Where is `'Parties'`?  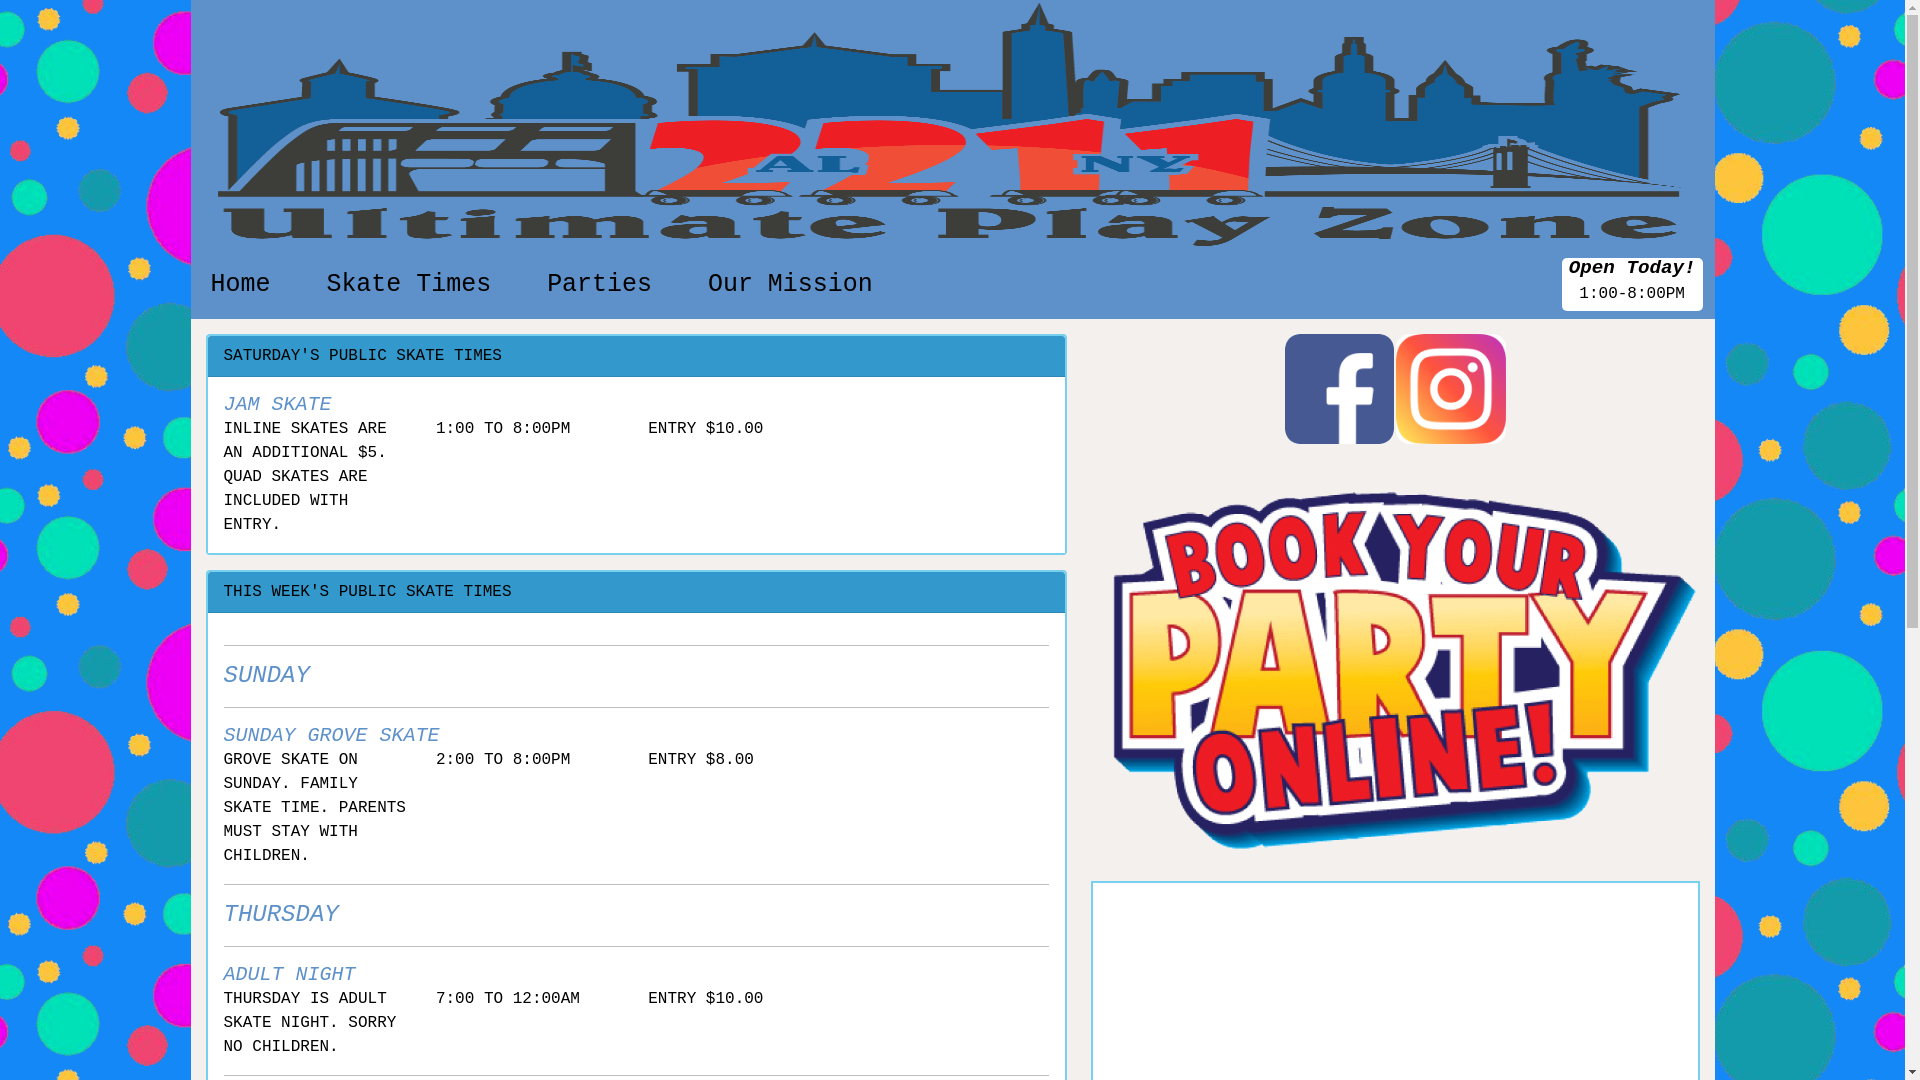
'Parties' is located at coordinates (538, 284).